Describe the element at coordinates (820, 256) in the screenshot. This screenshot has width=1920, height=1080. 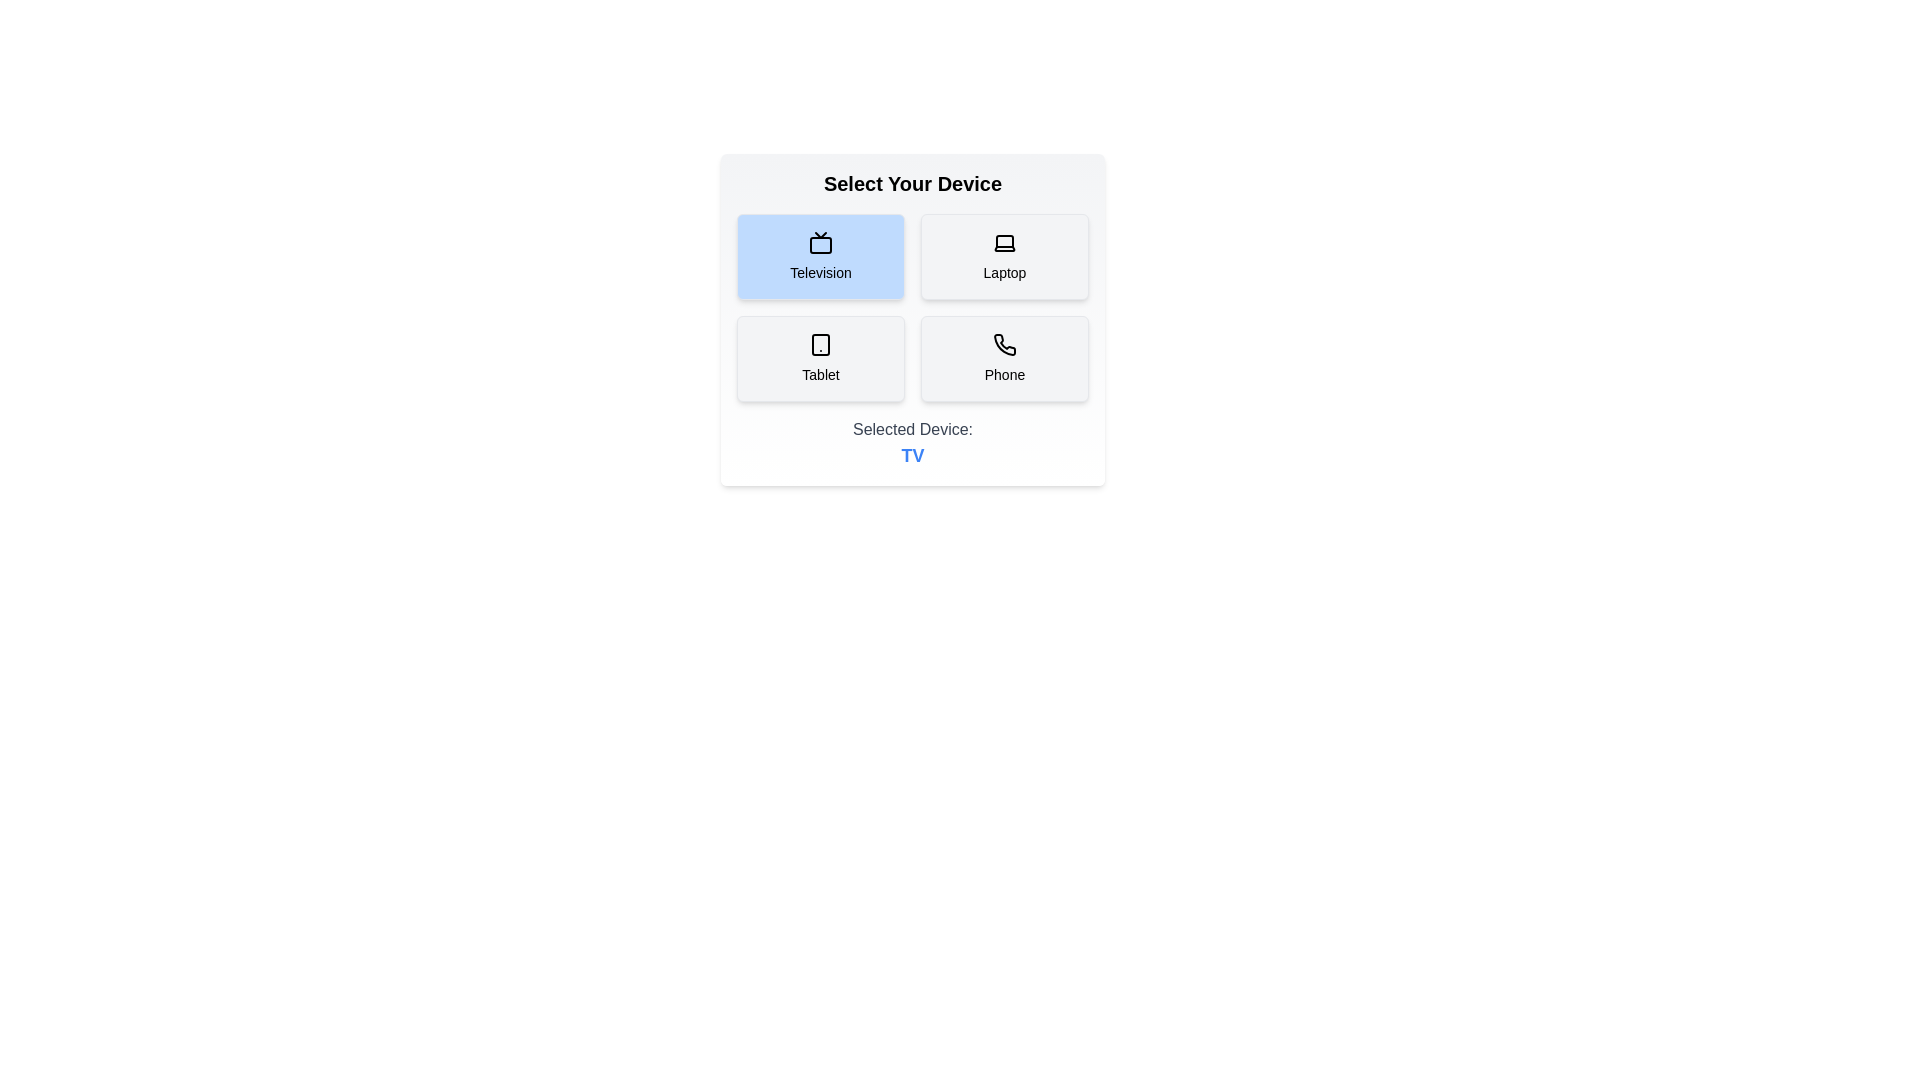
I see `the button labeled Television to observe its visual effect` at that location.